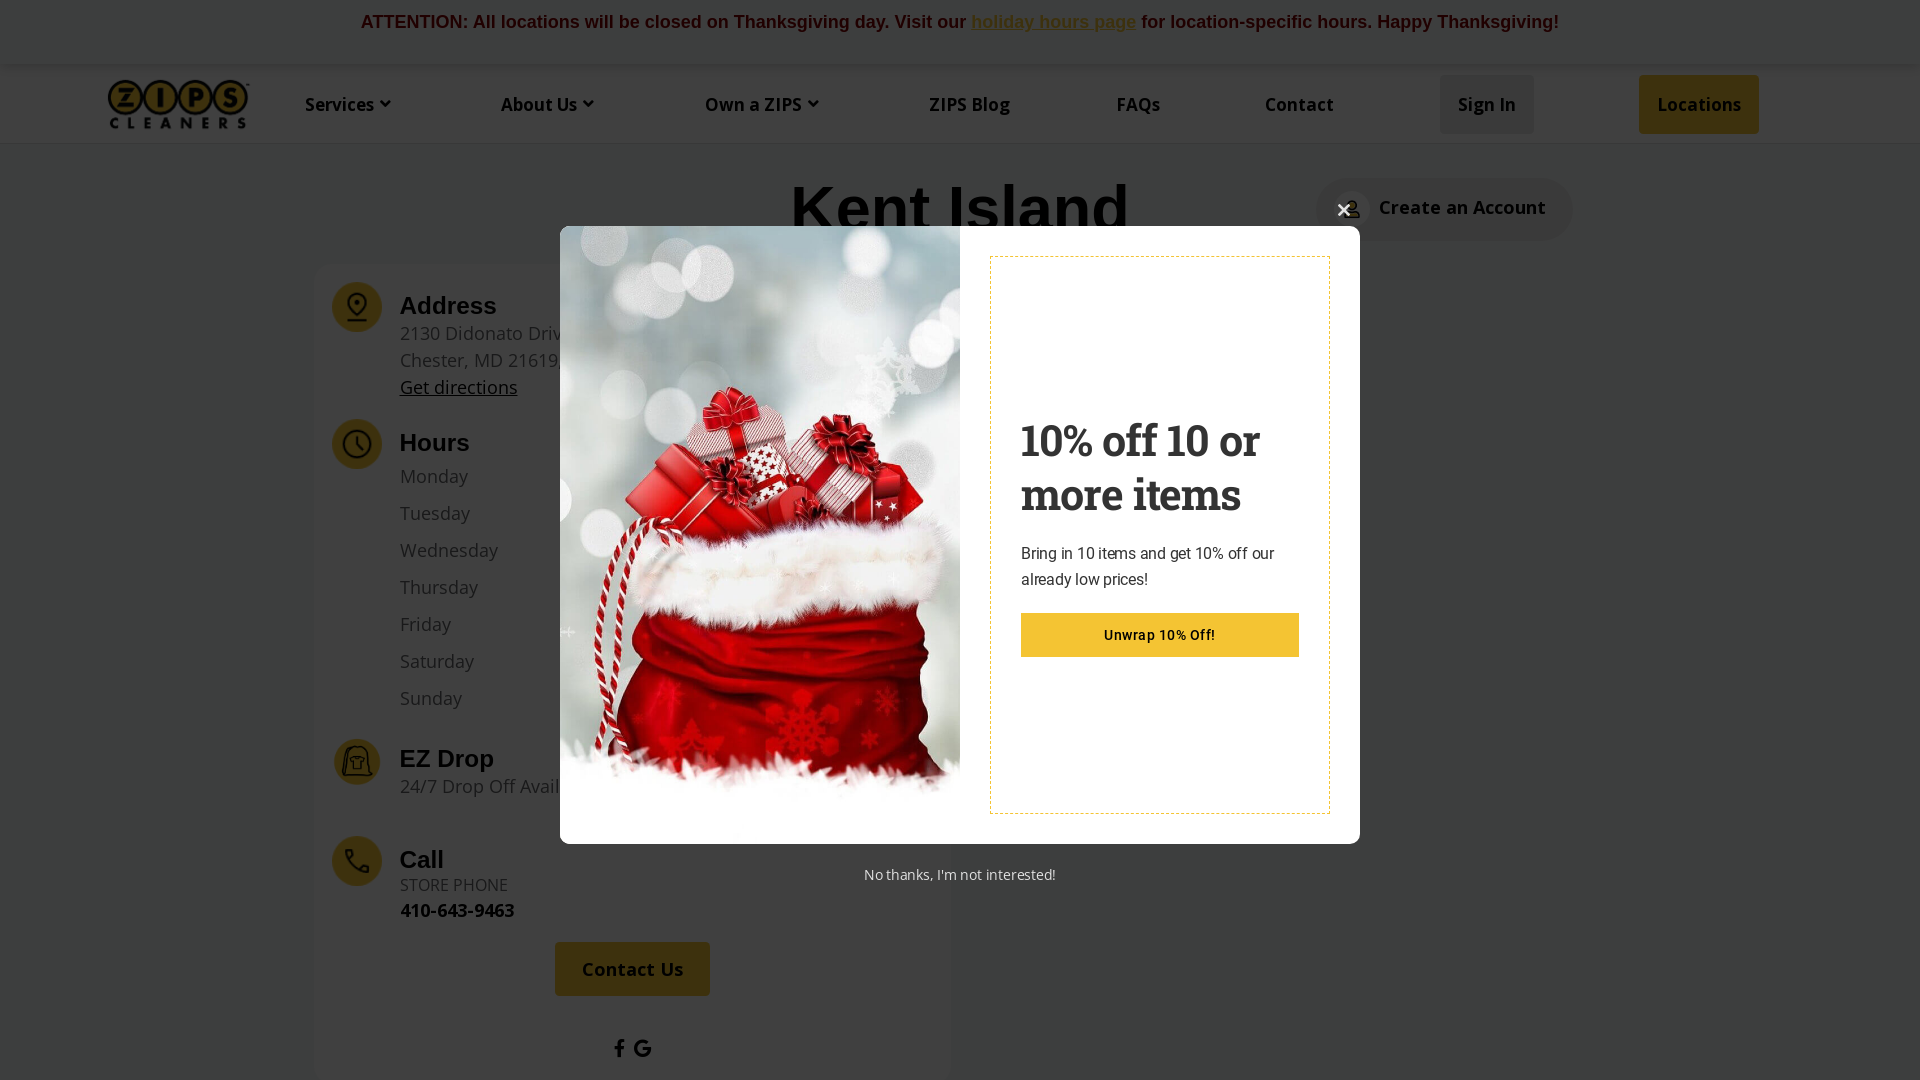 The image size is (1920, 1080). What do you see at coordinates (1487, 104) in the screenshot?
I see `'Sign In'` at bounding box center [1487, 104].